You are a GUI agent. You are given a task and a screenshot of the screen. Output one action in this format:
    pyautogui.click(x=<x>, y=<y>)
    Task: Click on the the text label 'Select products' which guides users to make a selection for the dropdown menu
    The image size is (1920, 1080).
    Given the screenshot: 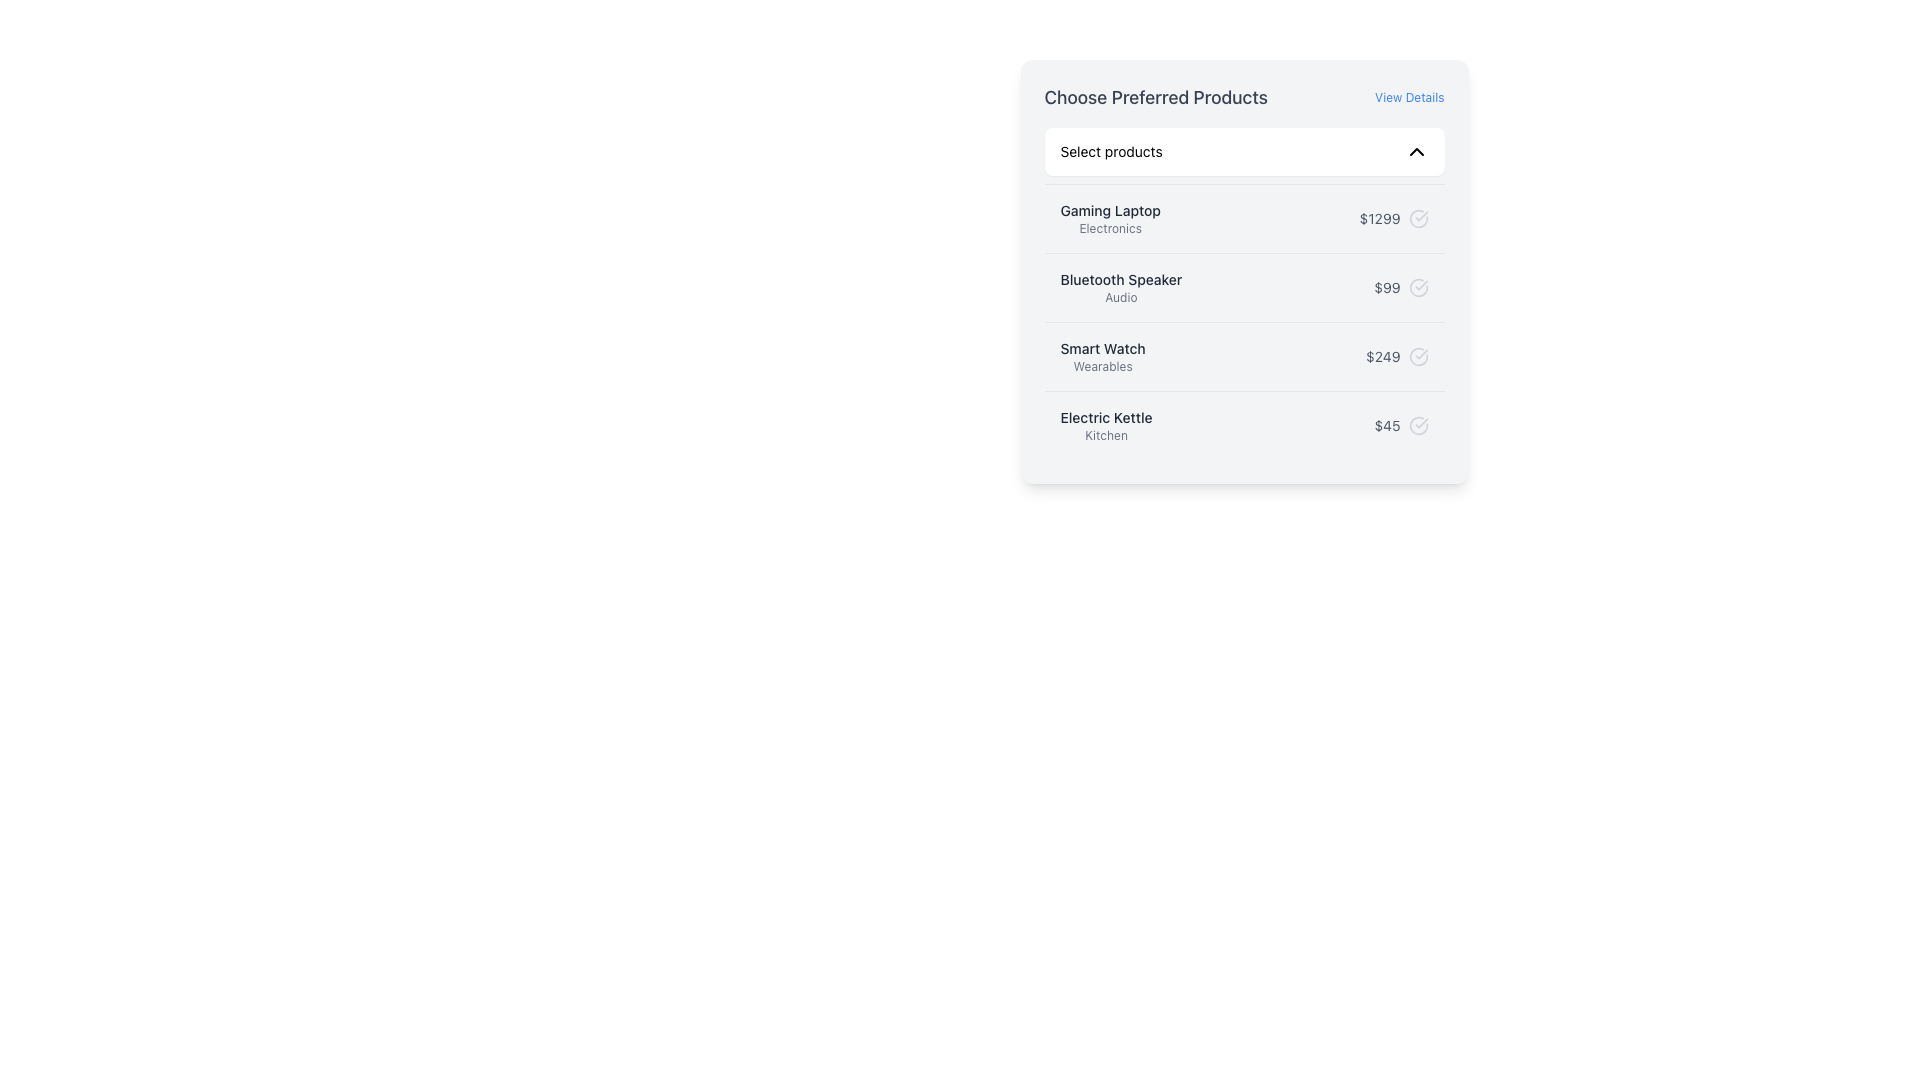 What is the action you would take?
    pyautogui.click(x=1110, y=150)
    